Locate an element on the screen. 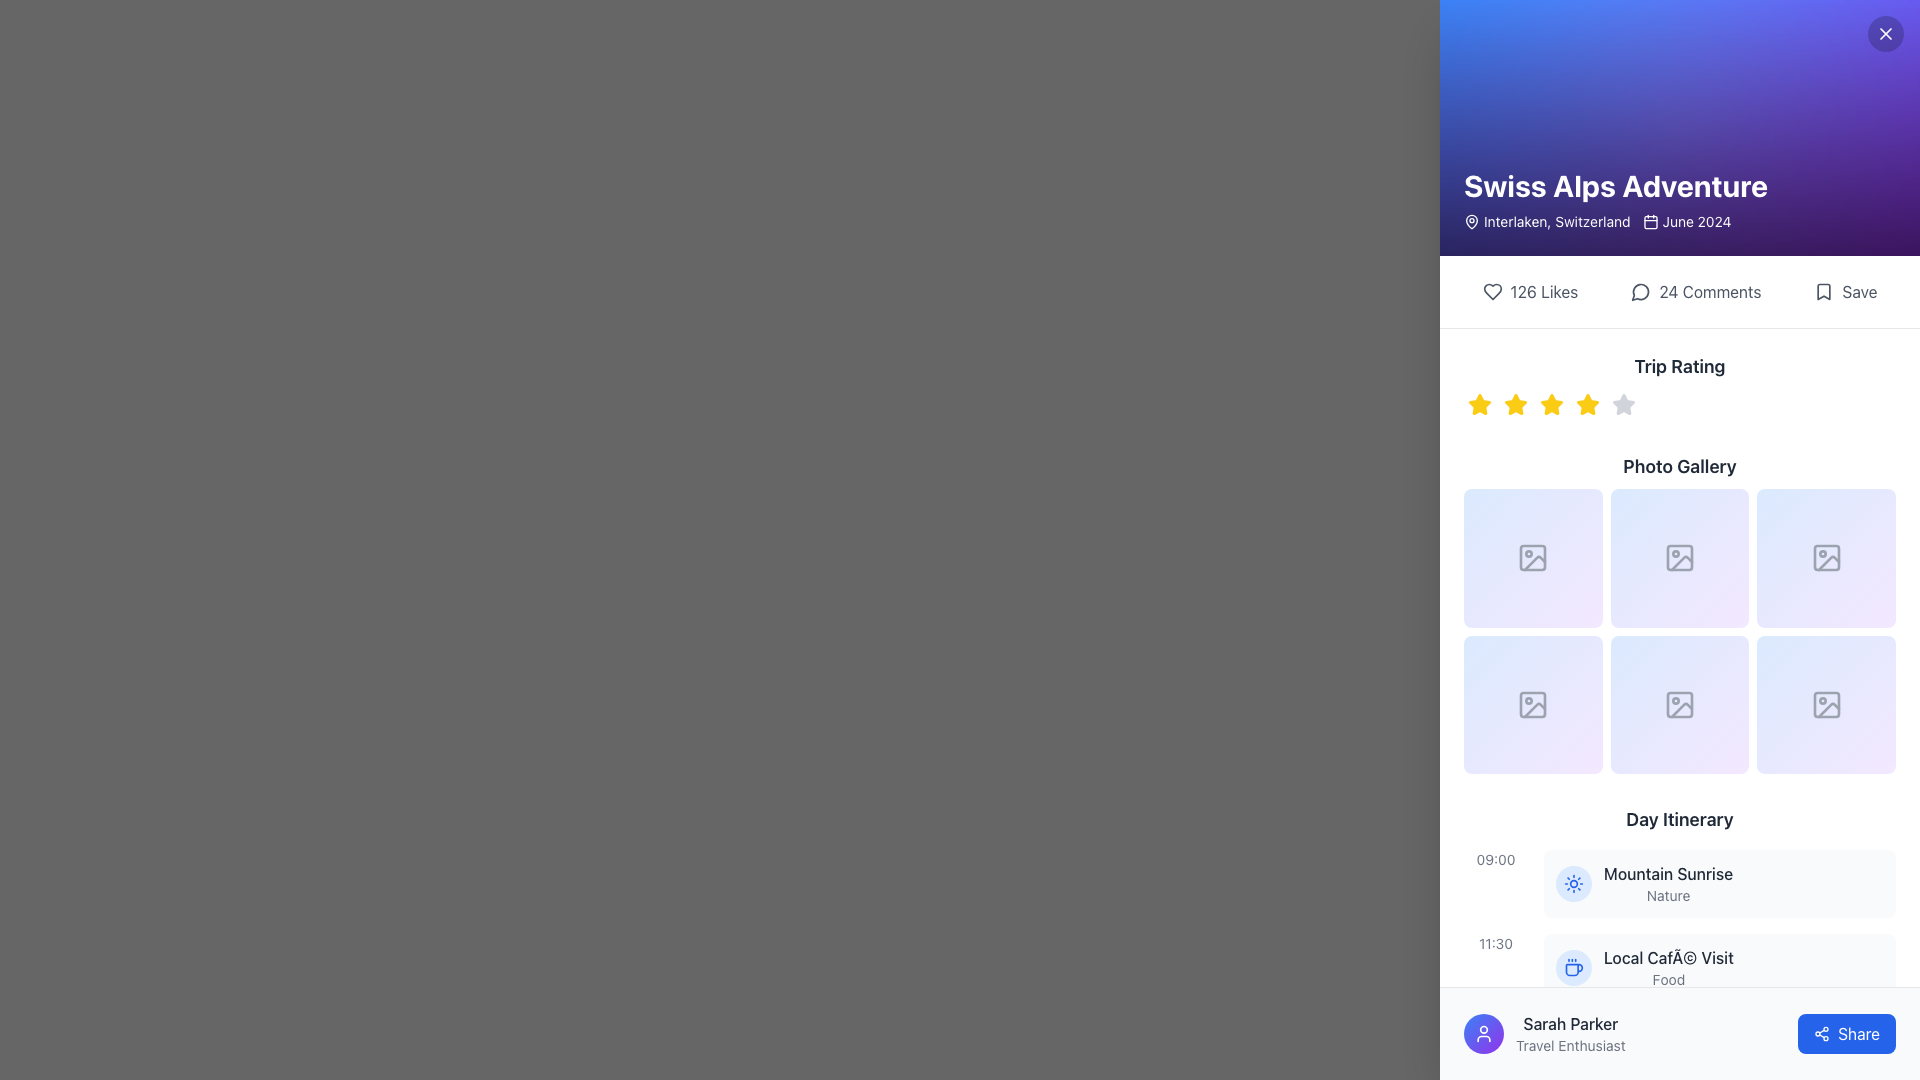 This screenshot has height=1080, width=1920. the Label displaying 'Interlaken, Switzerland', which provides textual information regarding a location and is positioned to the right of a location pin icon is located at coordinates (1556, 222).